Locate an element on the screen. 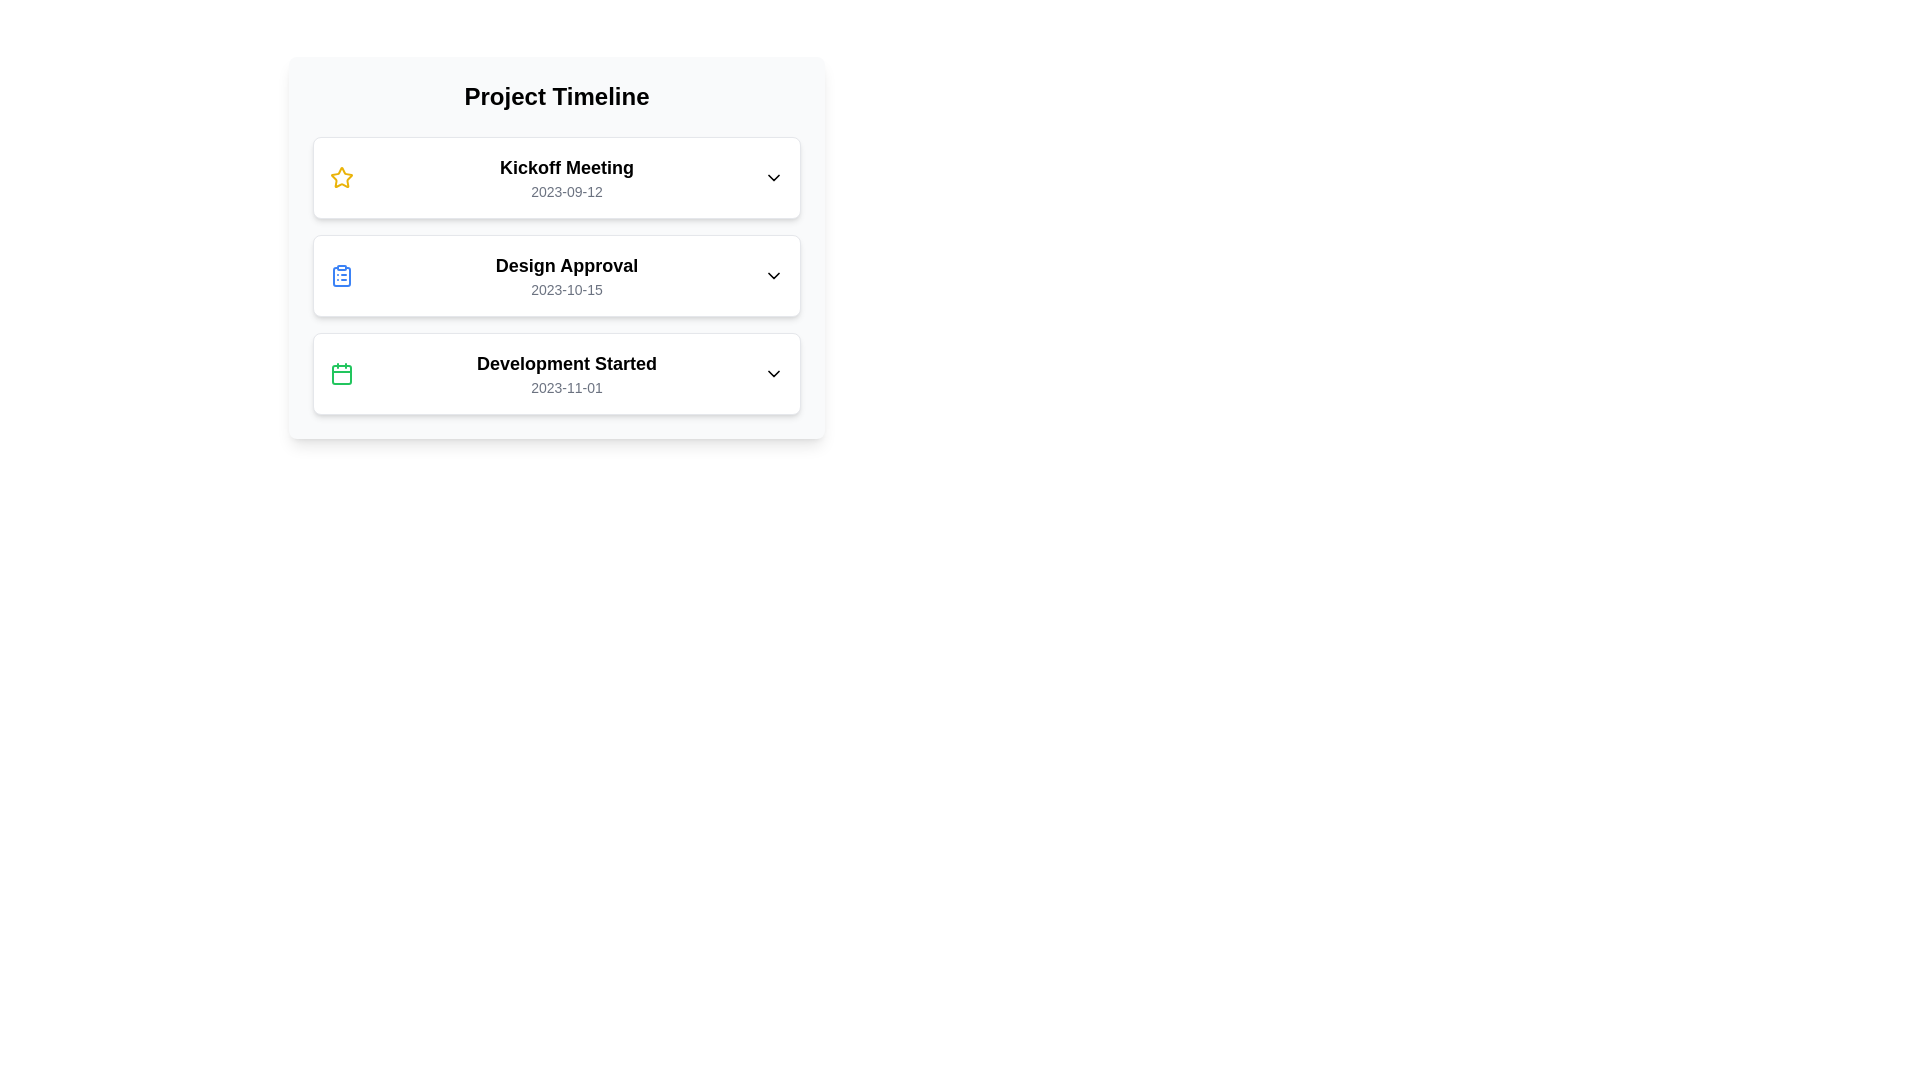  the yellow star-shaped icon located to the left of the 'Kickoff Meeting' text in the project timeline is located at coordinates (341, 176).